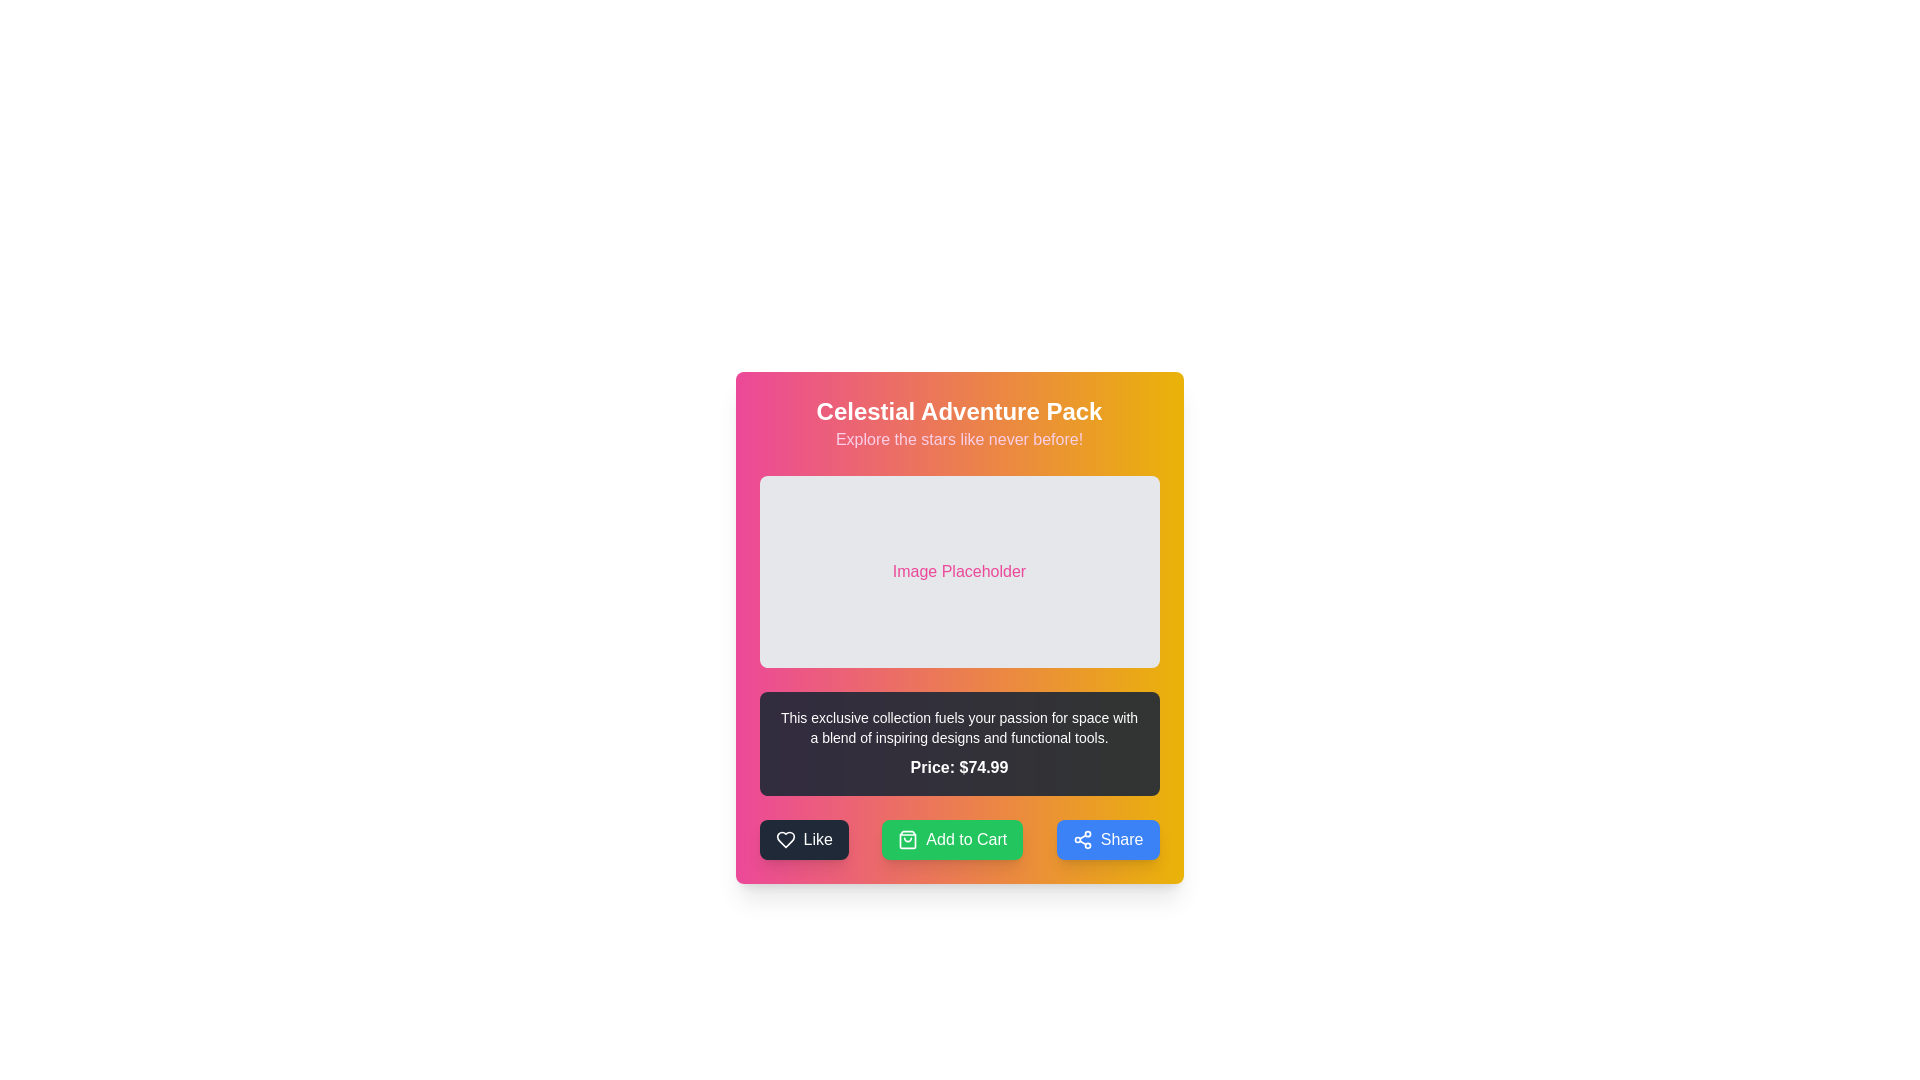  I want to click on the small vector icon of a shopping bag with a green background, which is located to the left of the 'Add to Cart' text within the green button at the bottom of the interface, so click(907, 840).